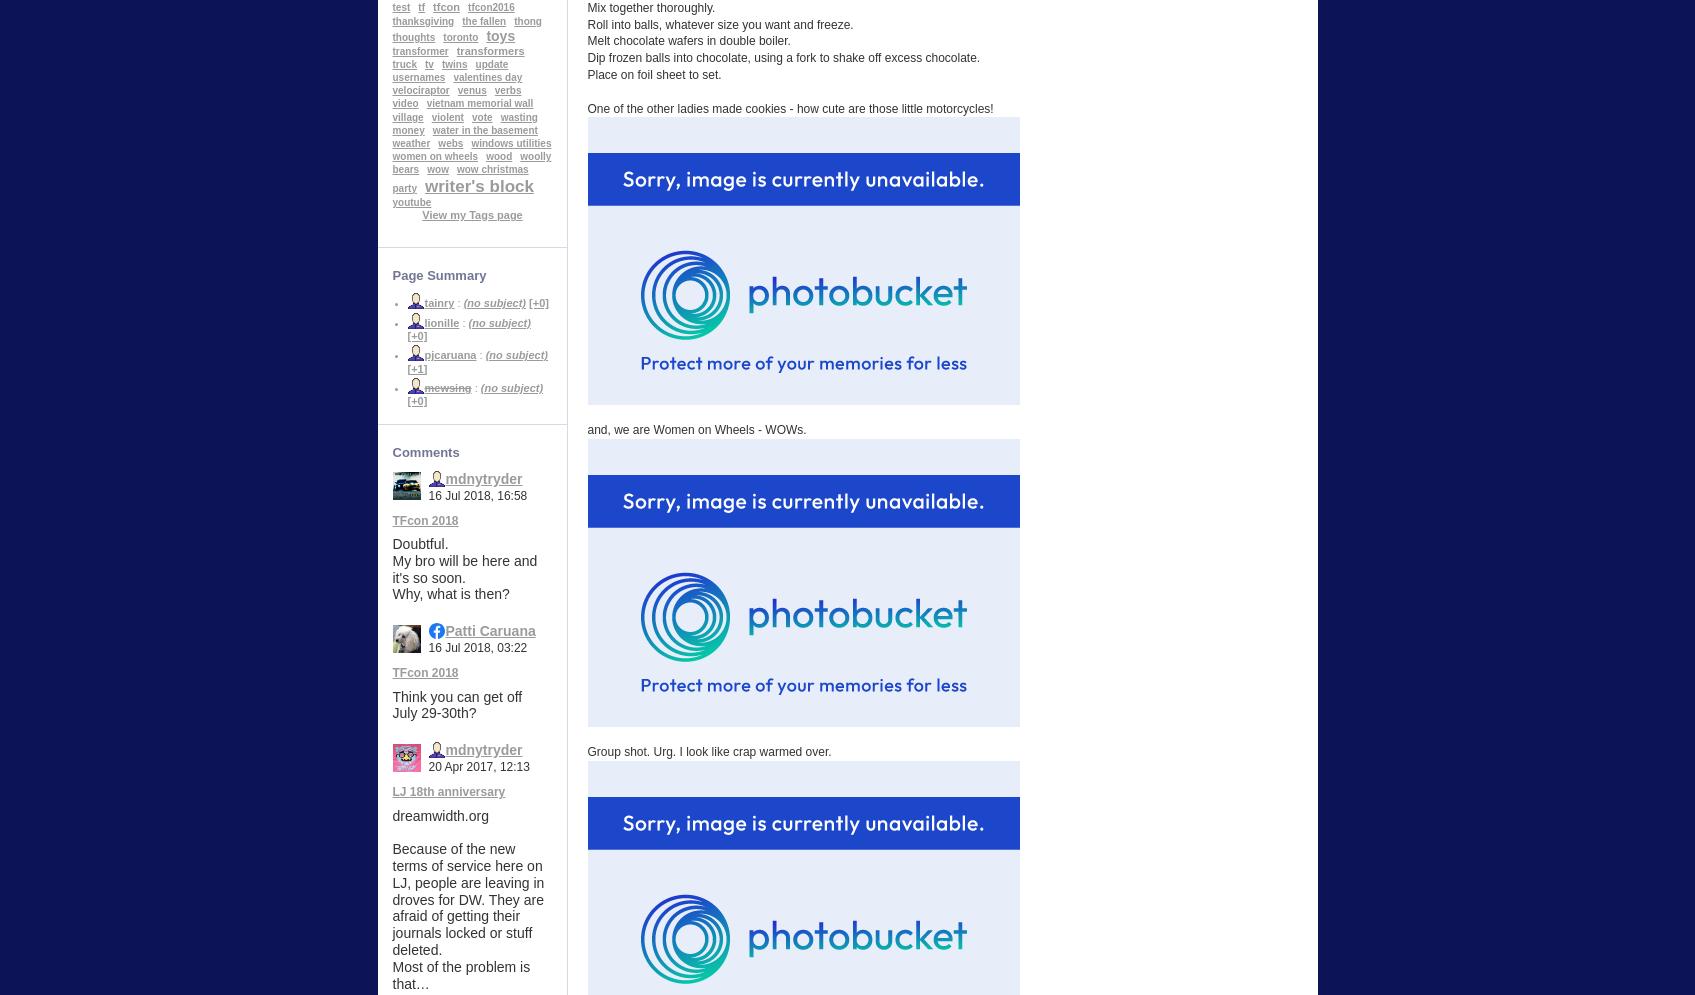 The height and width of the screenshot is (995, 1695). I want to click on '[+1]', so click(416, 366).